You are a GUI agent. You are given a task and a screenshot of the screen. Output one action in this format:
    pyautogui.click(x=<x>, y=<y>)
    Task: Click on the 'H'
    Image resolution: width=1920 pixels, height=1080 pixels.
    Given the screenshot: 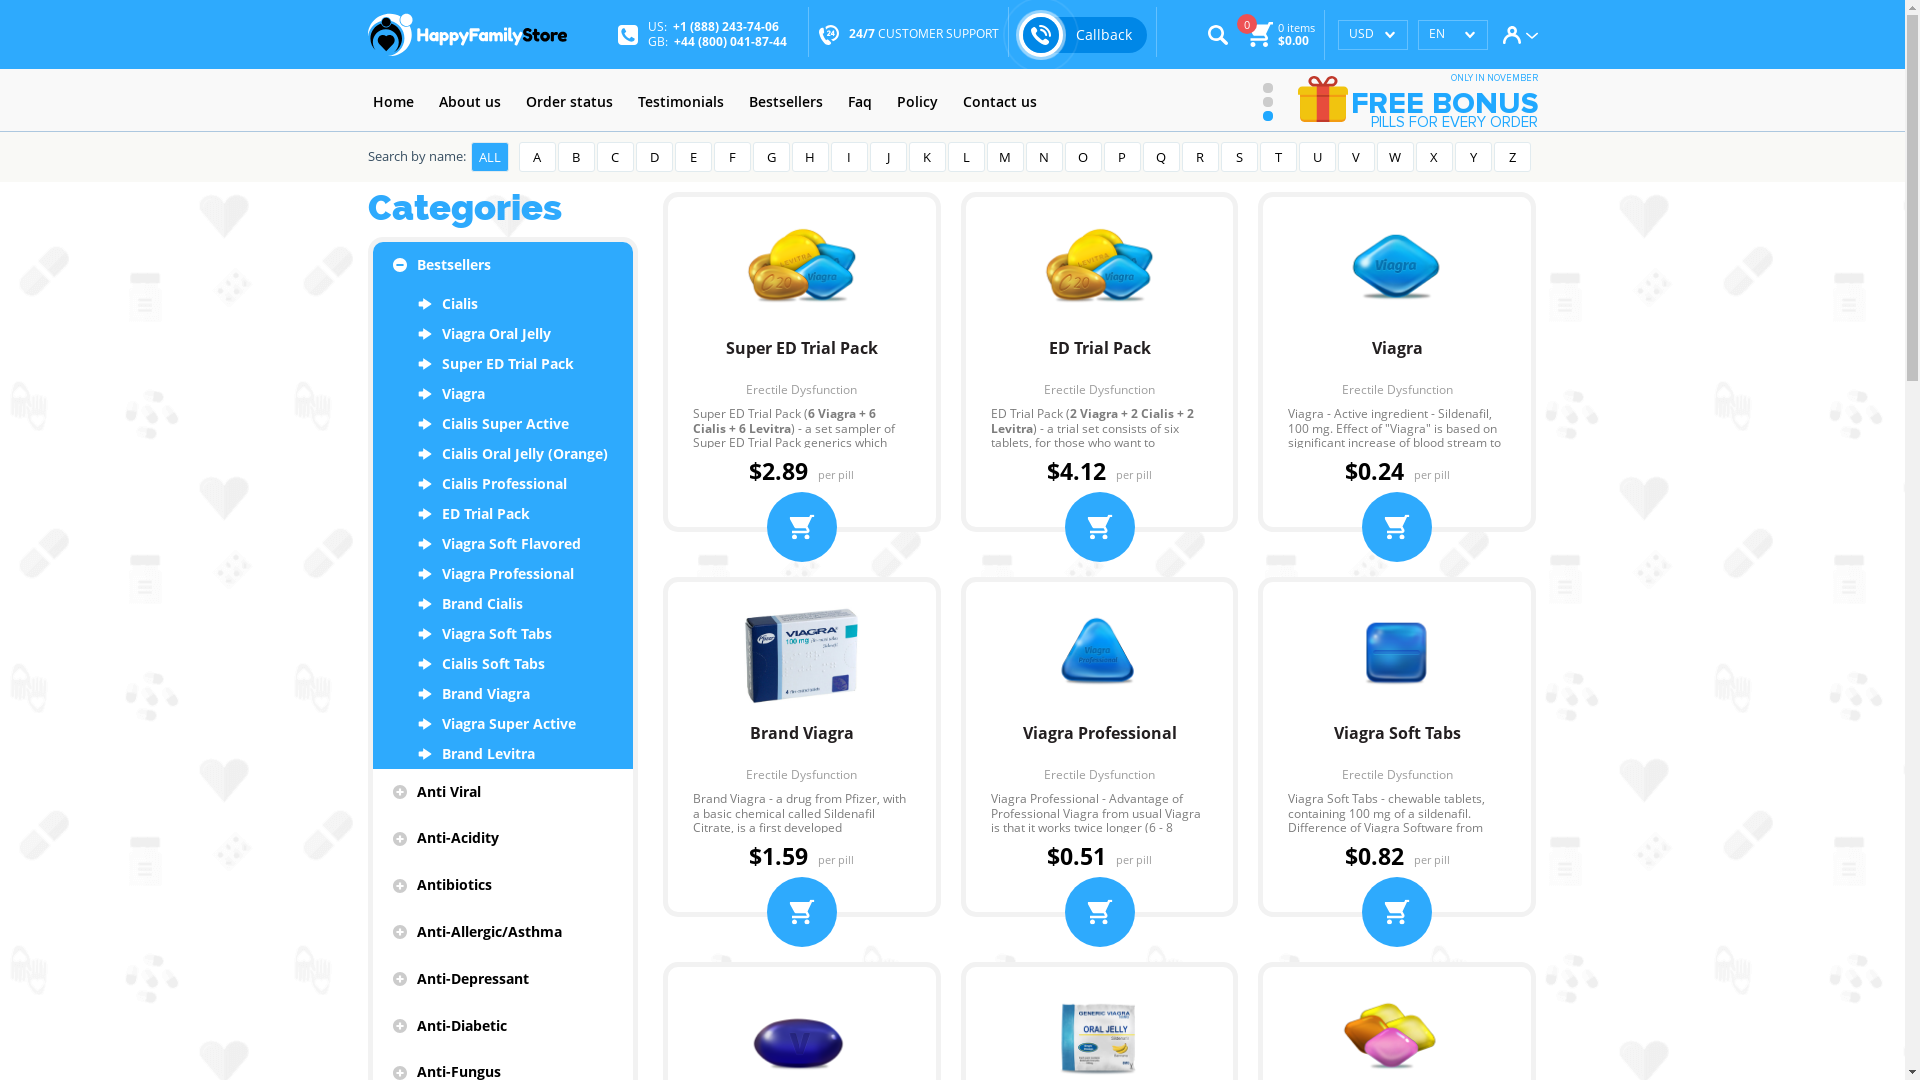 What is the action you would take?
    pyautogui.click(x=810, y=156)
    